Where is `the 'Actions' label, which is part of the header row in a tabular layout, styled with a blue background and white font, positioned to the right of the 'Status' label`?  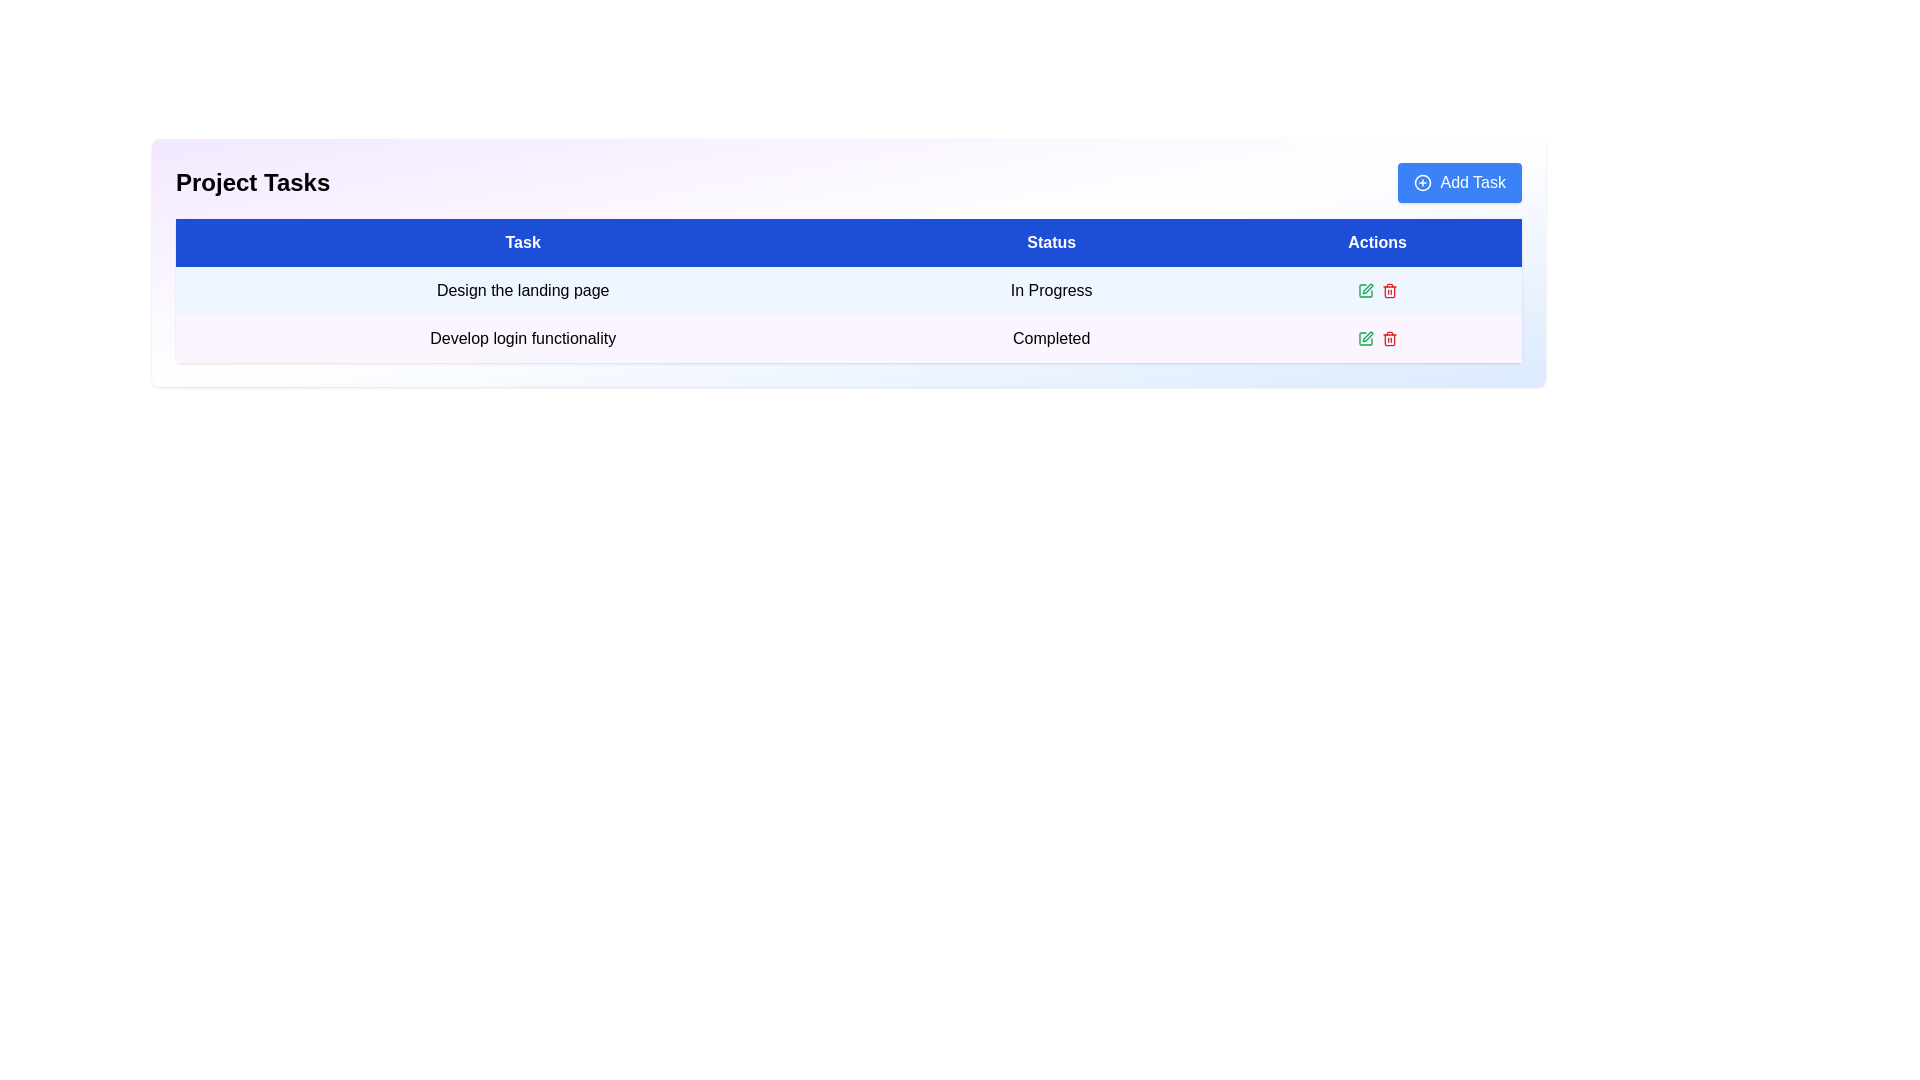
the 'Actions' label, which is part of the header row in a tabular layout, styled with a blue background and white font, positioned to the right of the 'Status' label is located at coordinates (1376, 242).